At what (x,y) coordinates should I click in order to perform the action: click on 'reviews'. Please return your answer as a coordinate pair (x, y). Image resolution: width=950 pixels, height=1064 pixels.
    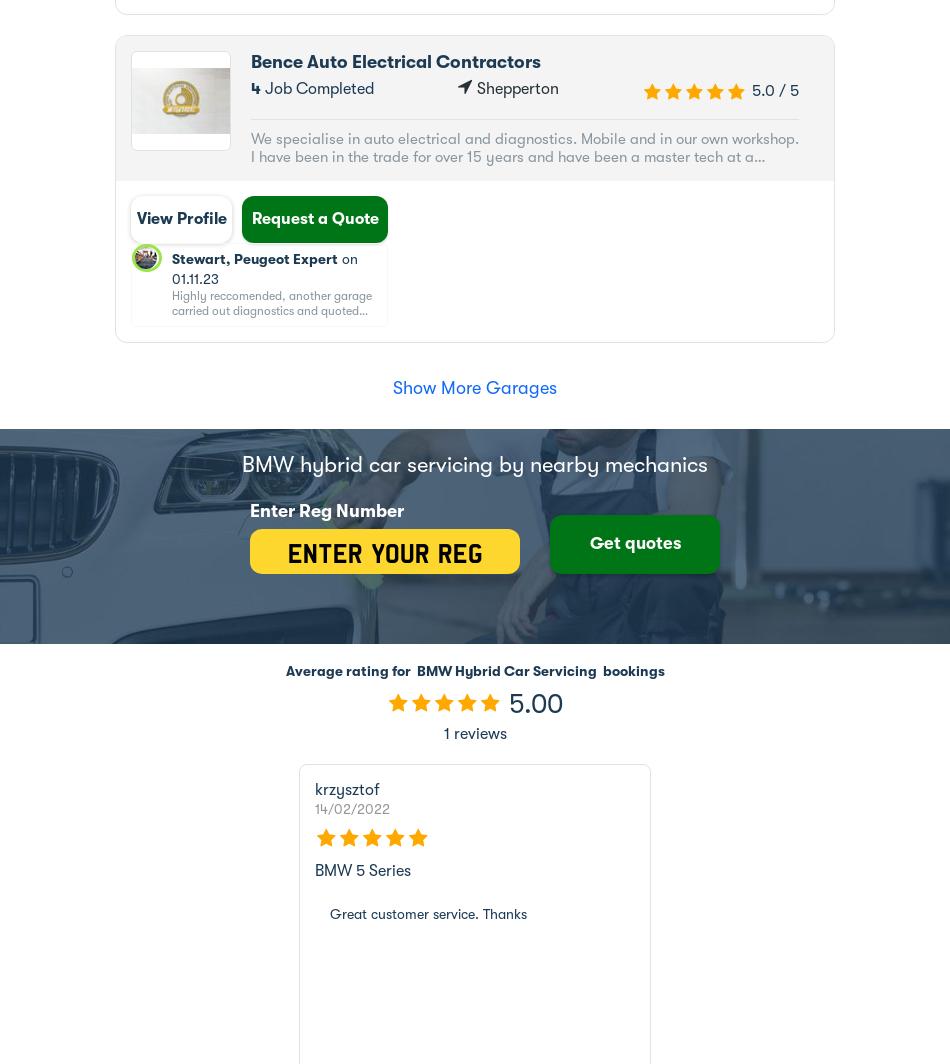
    Looking at the image, I should click on (447, 732).